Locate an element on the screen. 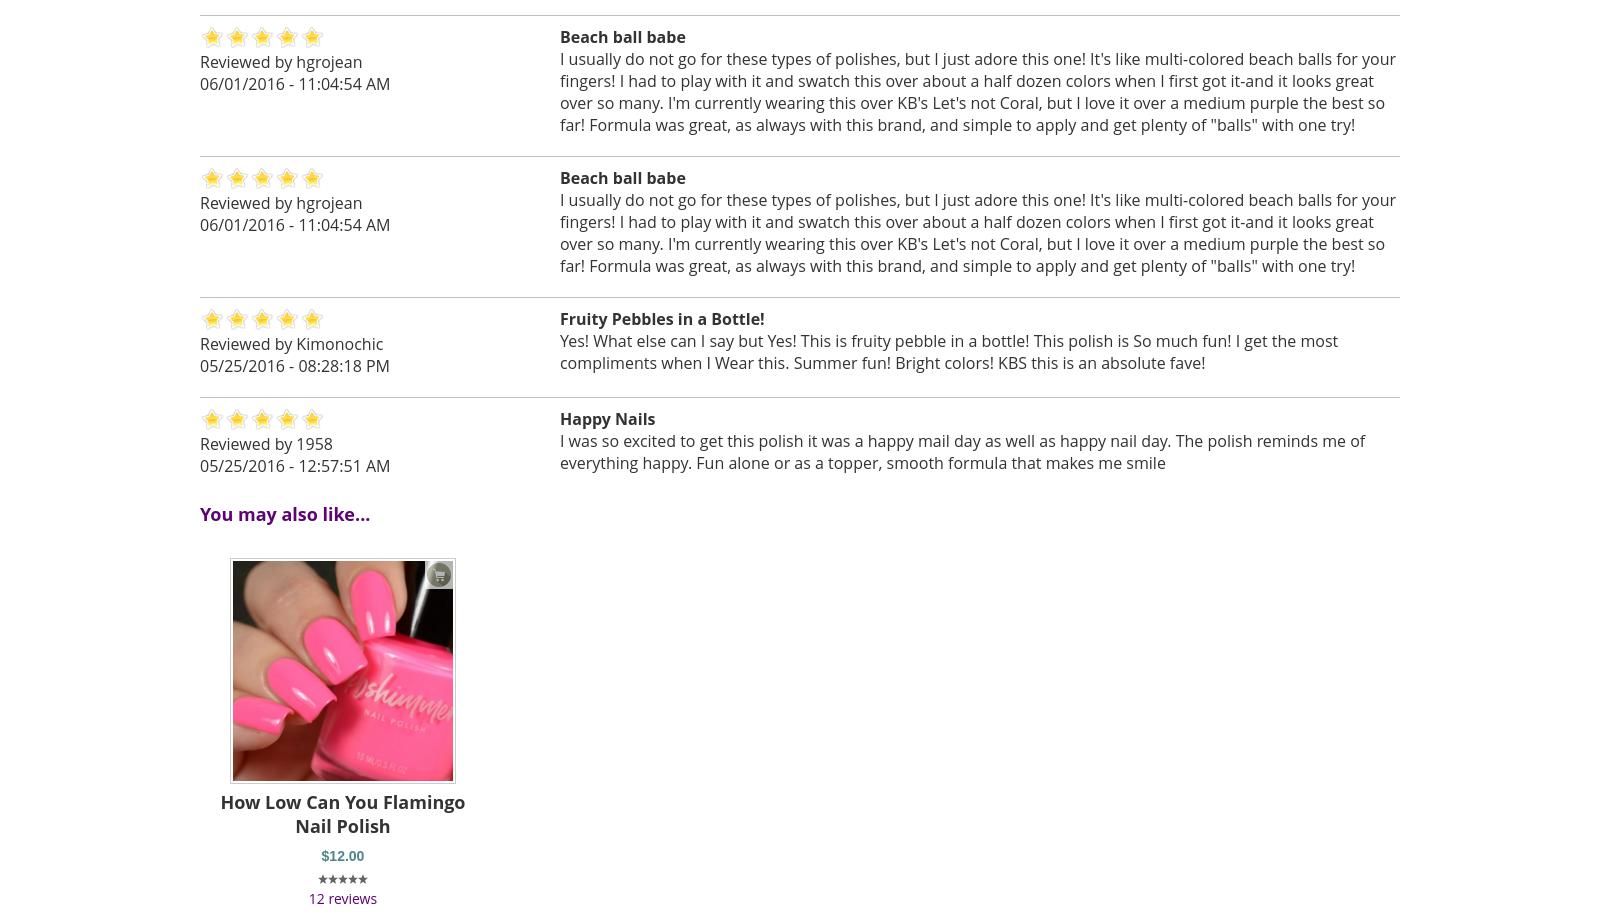 Image resolution: width=1600 pixels, height=915 pixels. '12 reviews' is located at coordinates (308, 896).